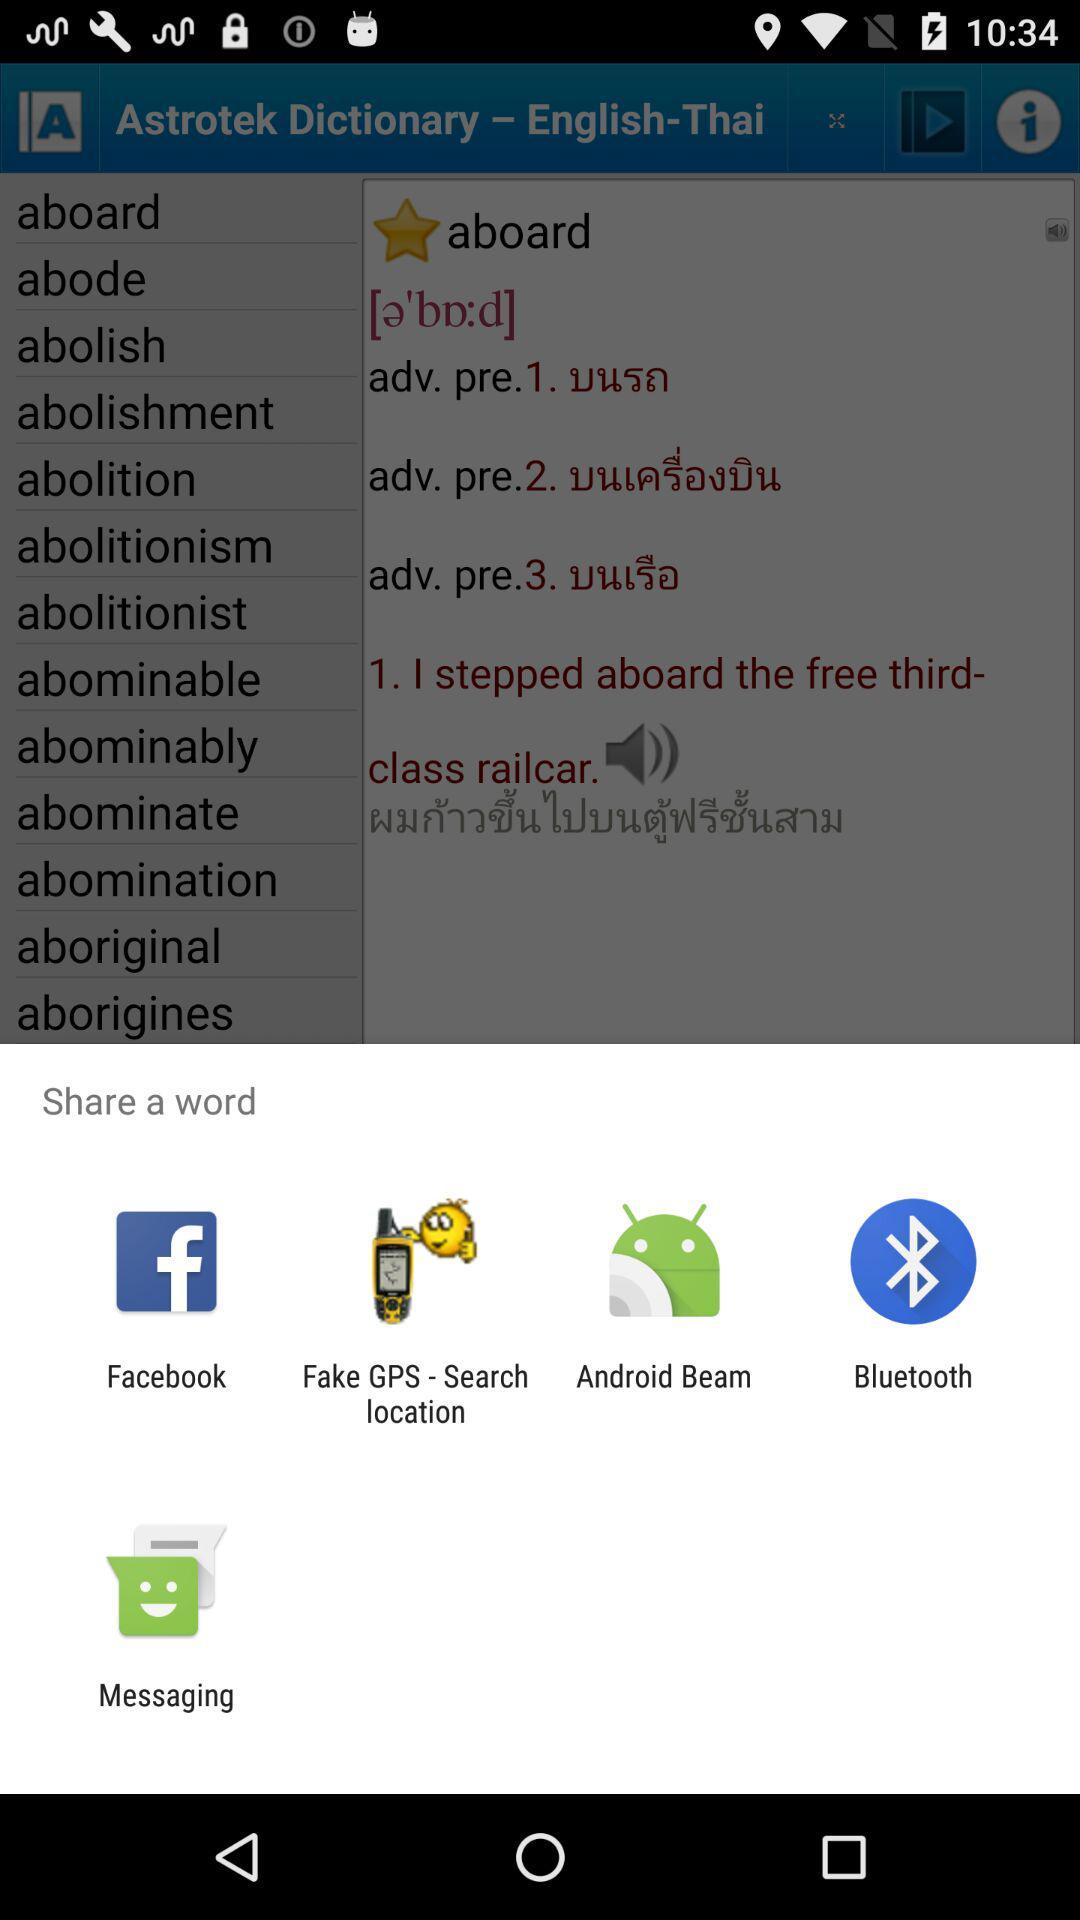 The width and height of the screenshot is (1080, 1920). Describe the element at coordinates (664, 1392) in the screenshot. I see `the android beam app` at that location.